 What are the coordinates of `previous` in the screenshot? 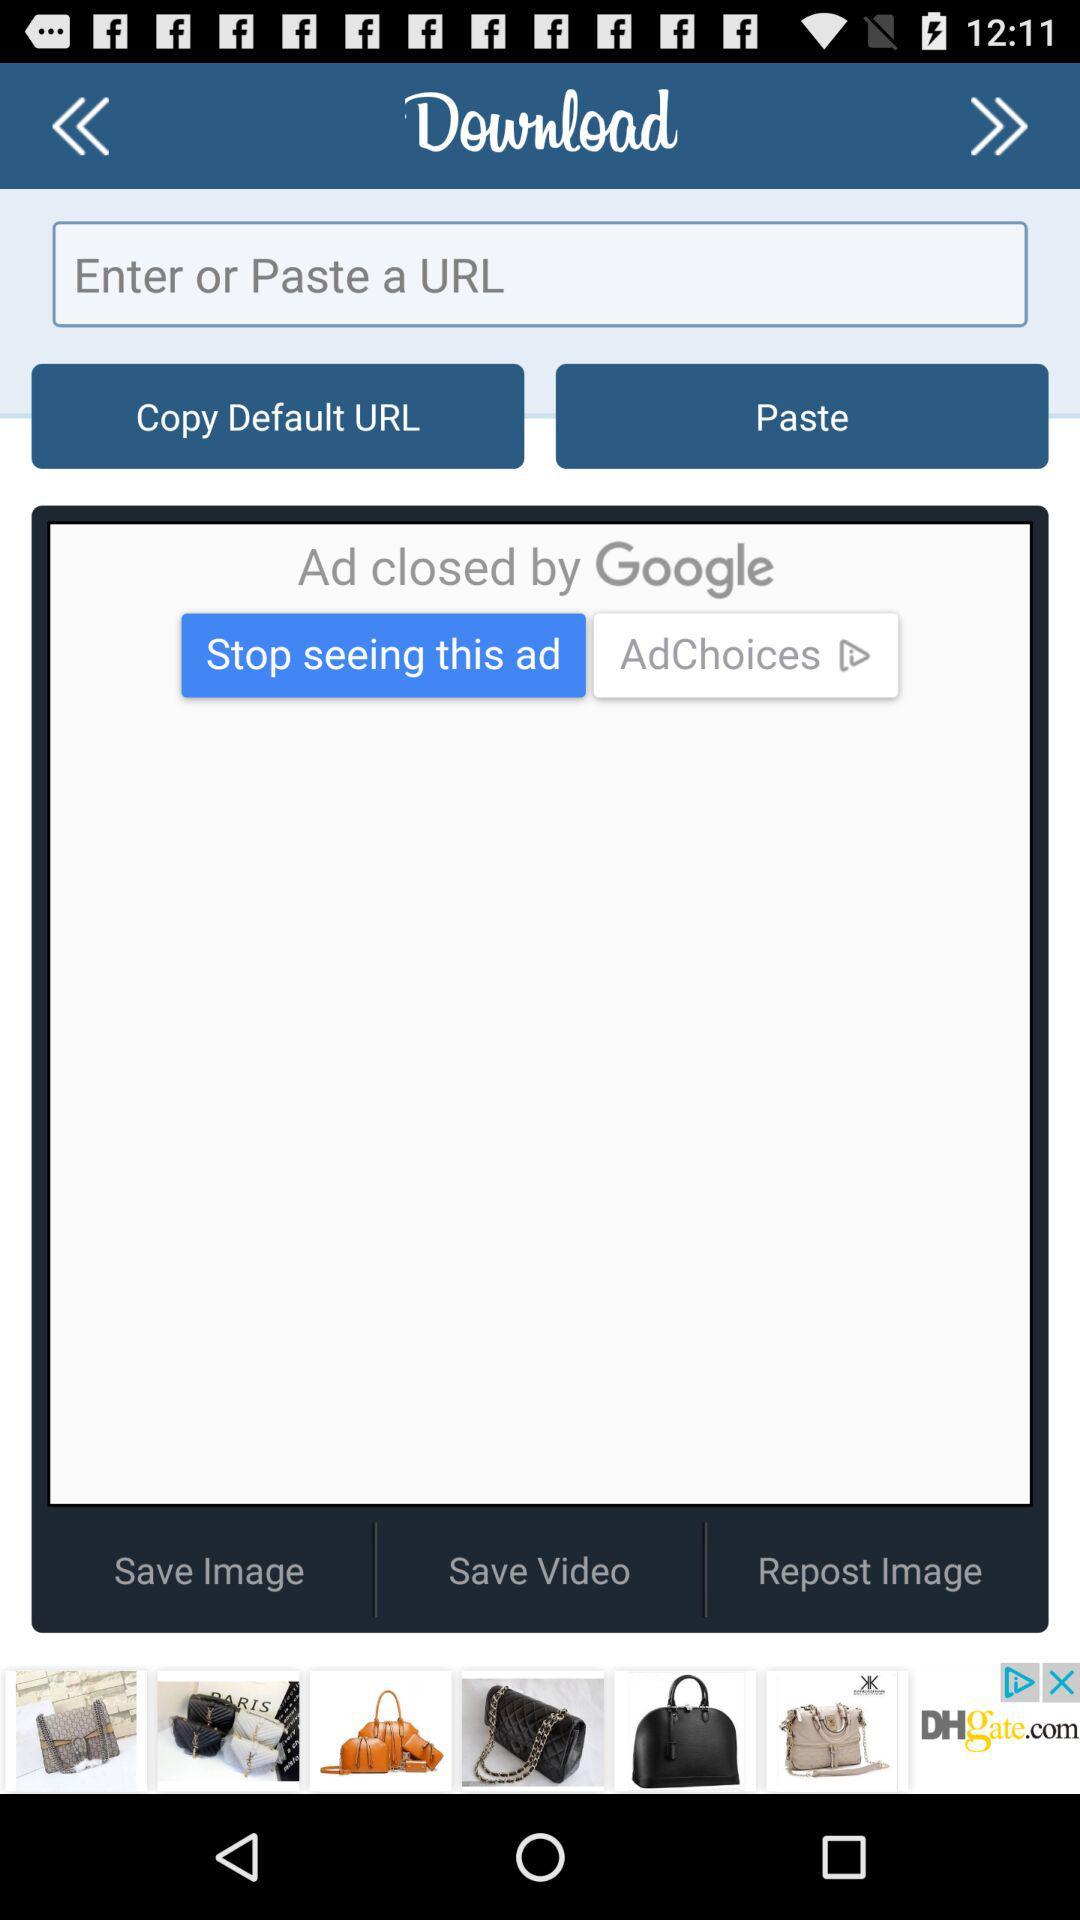 It's located at (79, 124).